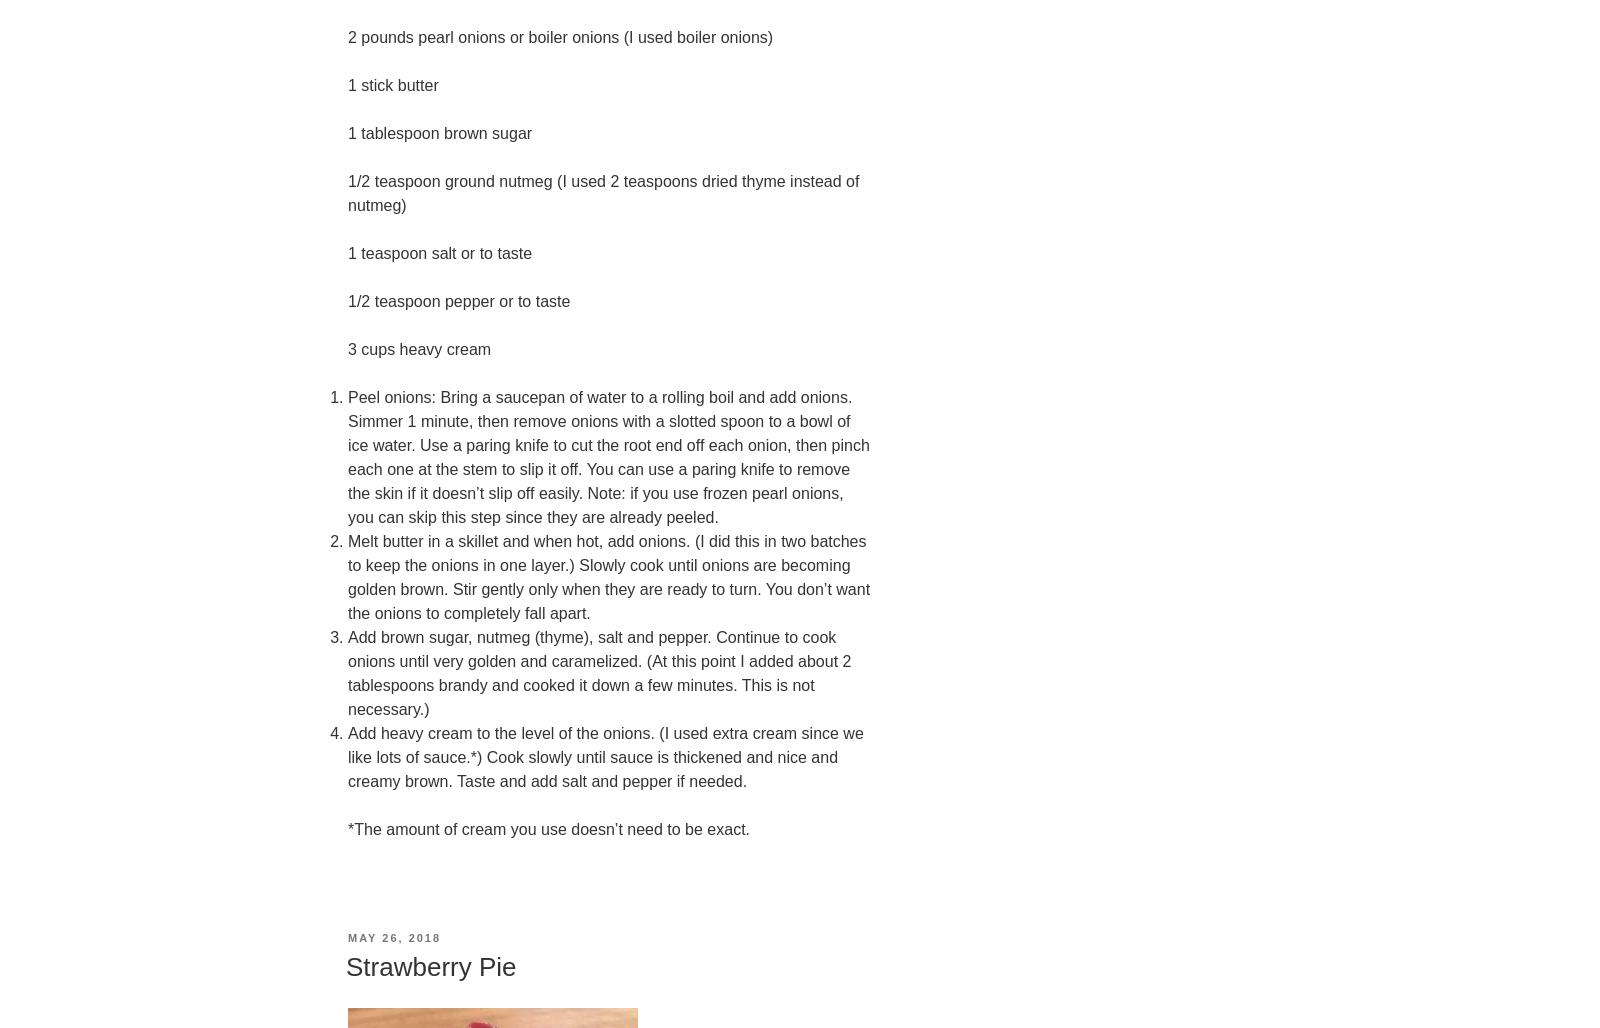 This screenshot has width=1600, height=1028. I want to click on '1 teaspoon salt or to taste', so click(439, 252).